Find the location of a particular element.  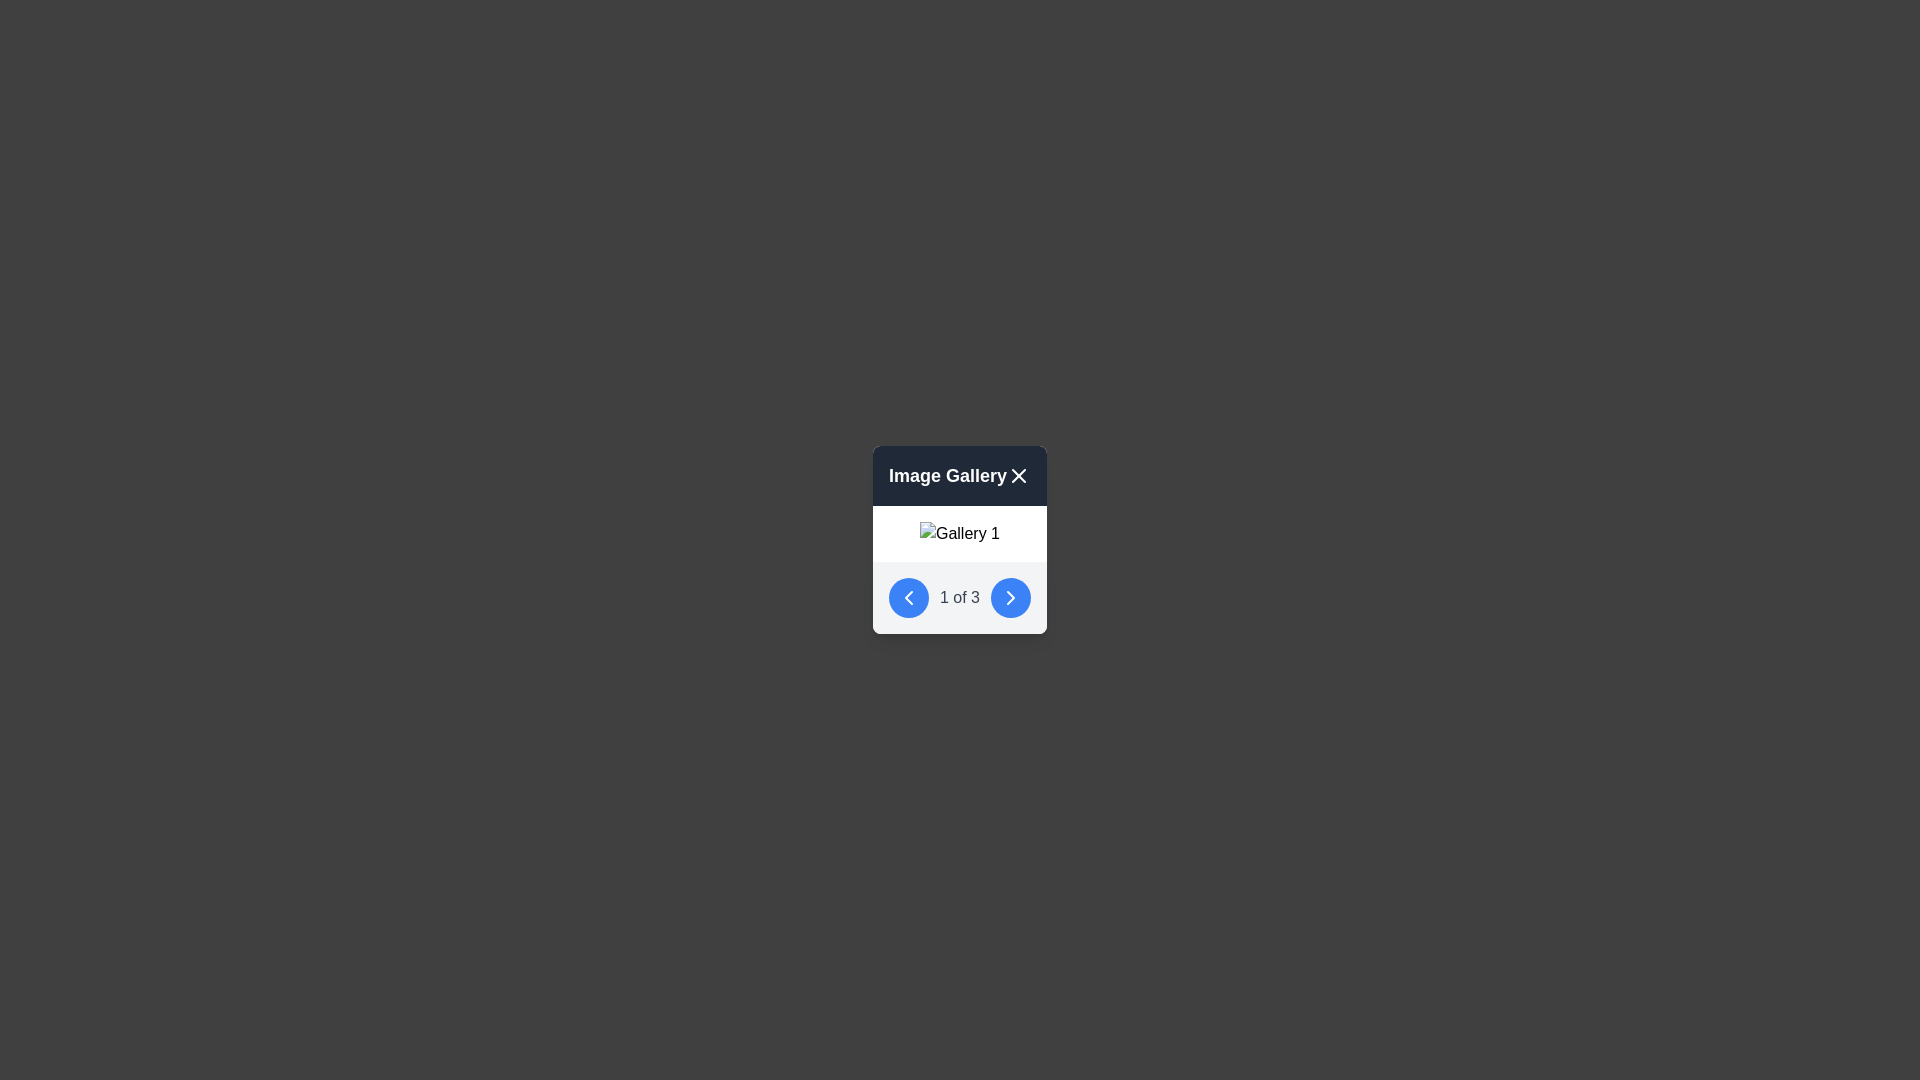

the displayed text of the central Text label indicating the current item index and total number of items in the pop-up gallery display is located at coordinates (960, 596).